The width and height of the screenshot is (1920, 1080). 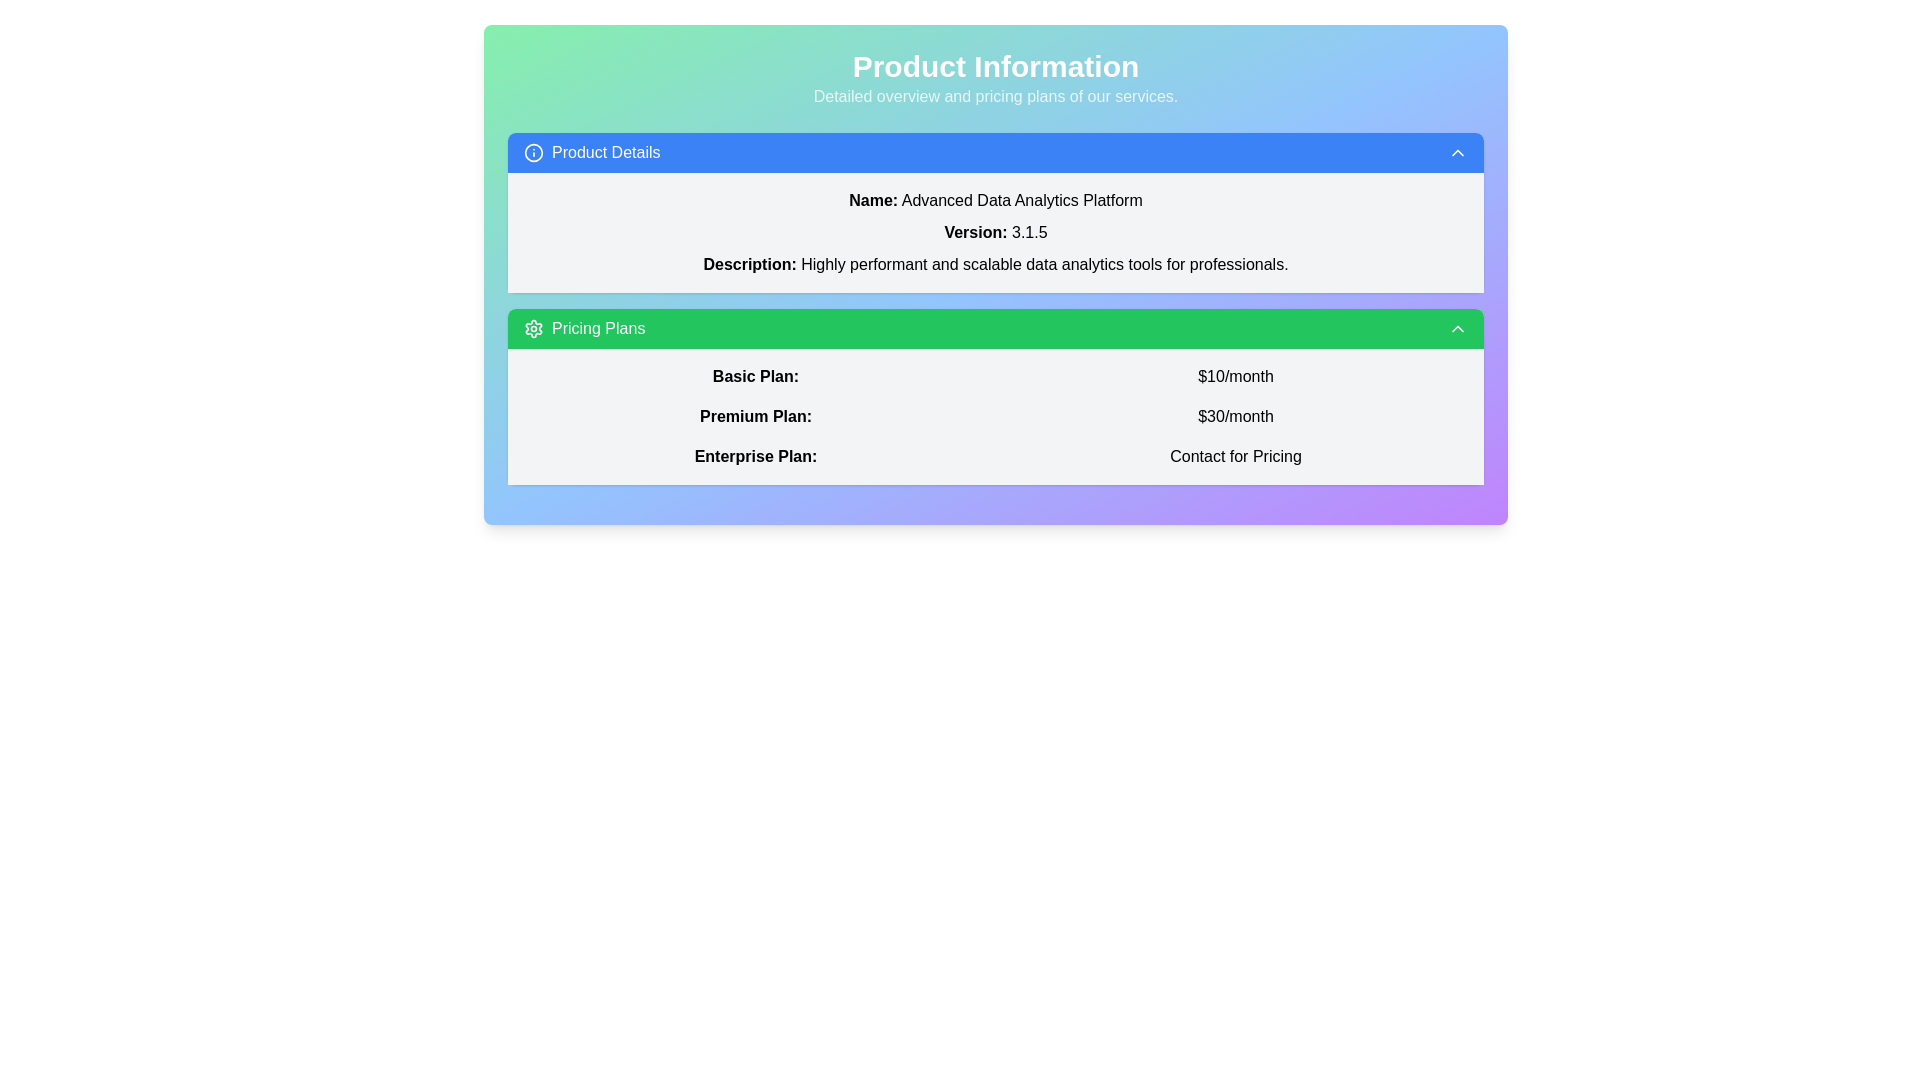 I want to click on the descriptive subtitle located directly below the 'Product Information' heading to possibly reveal additional options, so click(x=996, y=96).